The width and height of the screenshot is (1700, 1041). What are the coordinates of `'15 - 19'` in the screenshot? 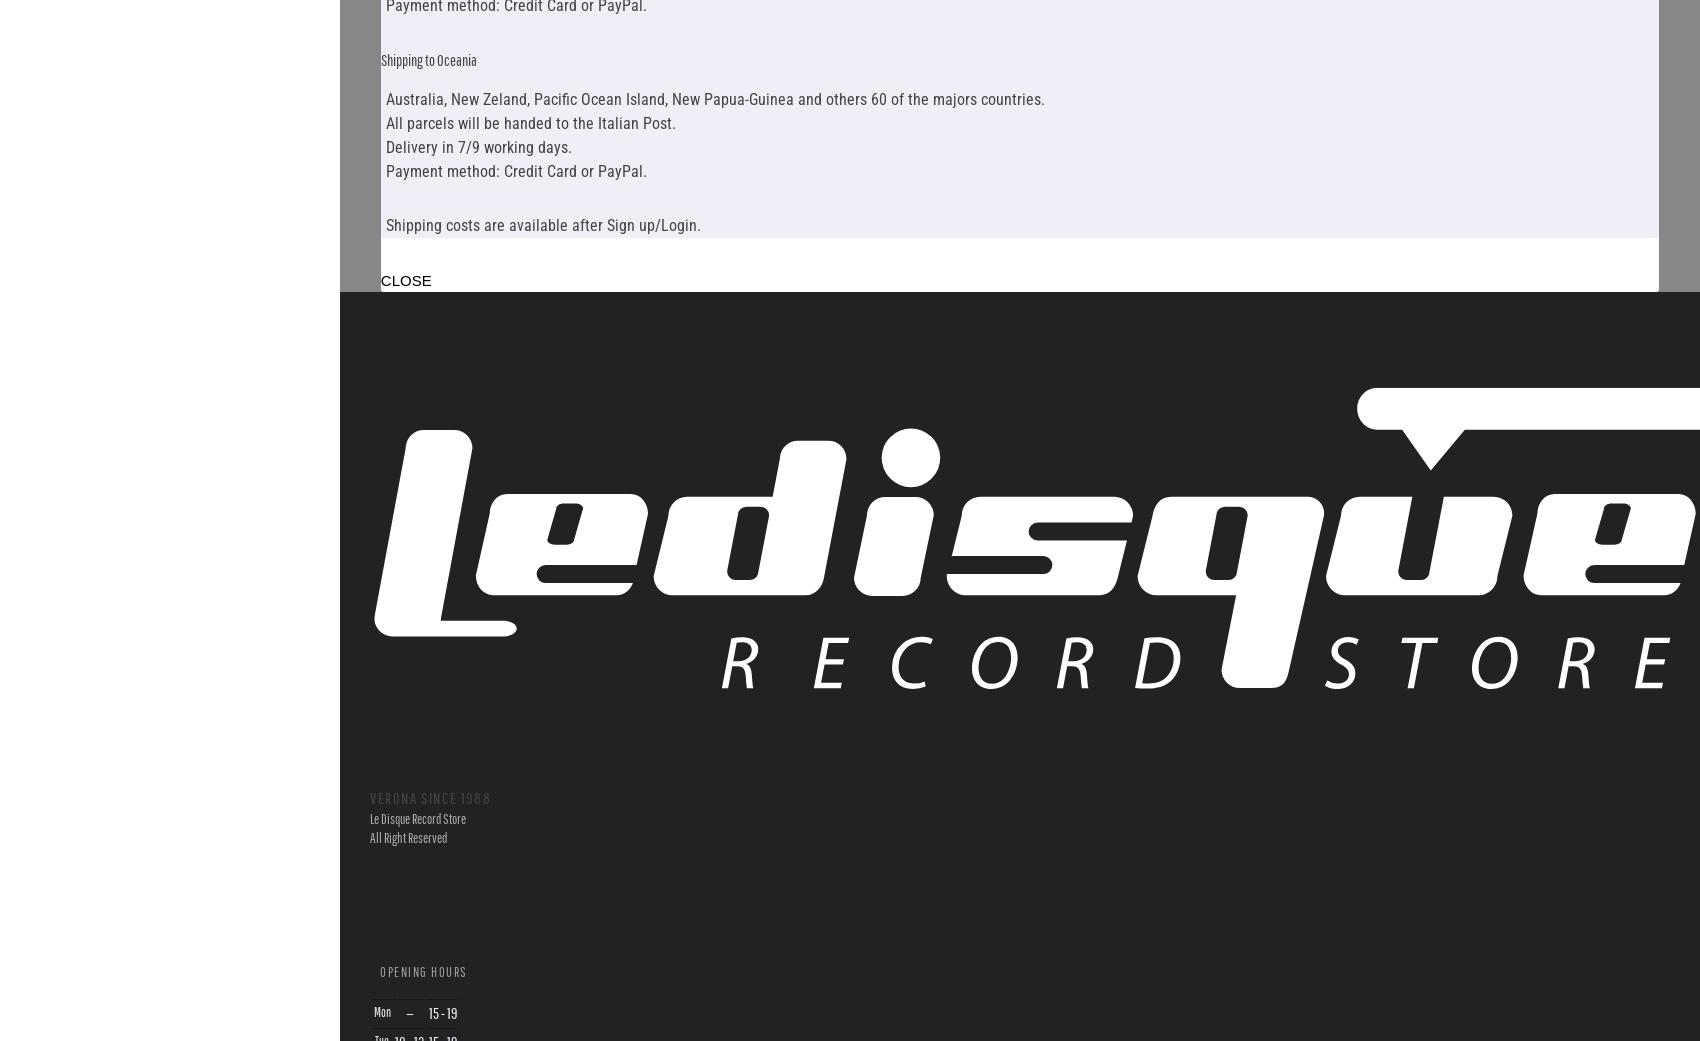 It's located at (429, 1011).